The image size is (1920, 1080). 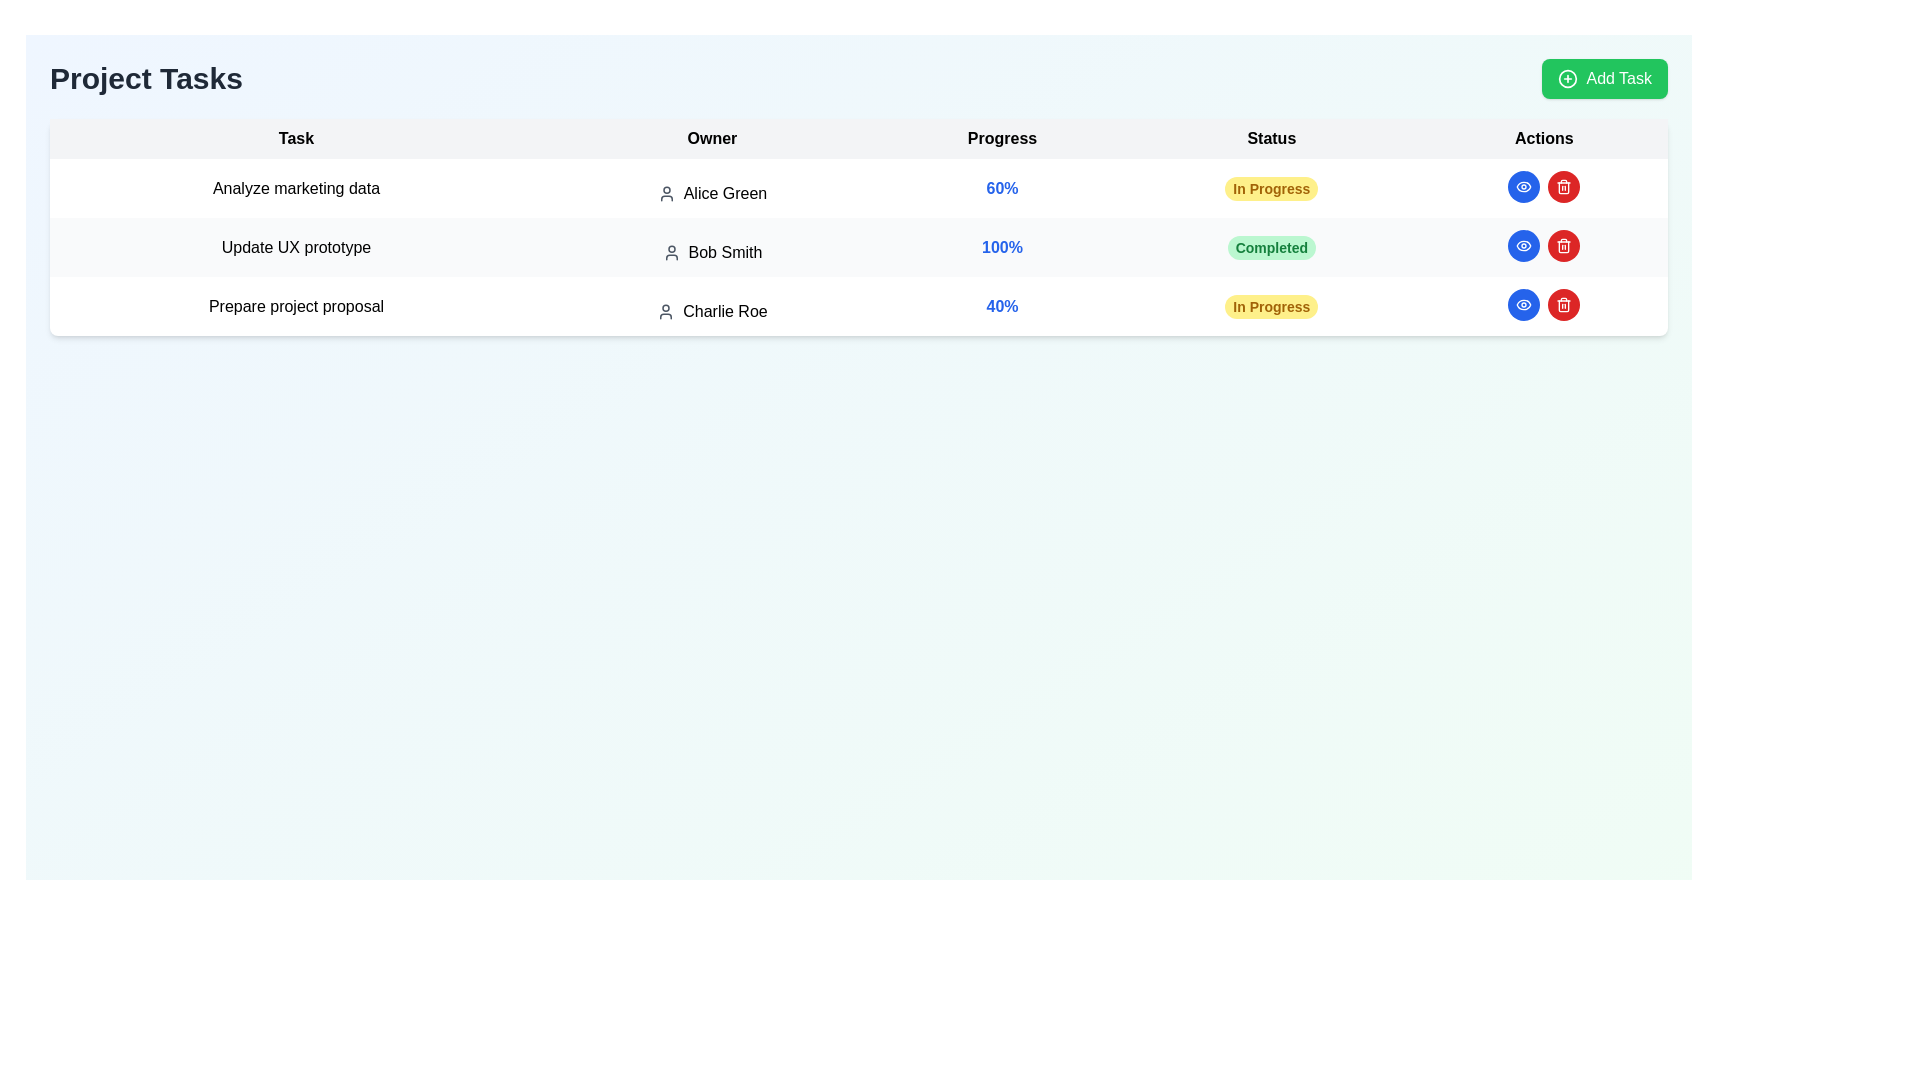 What do you see at coordinates (1563, 304) in the screenshot?
I see `the delete button located in the 'Actions' column of the third row in the table` at bounding box center [1563, 304].